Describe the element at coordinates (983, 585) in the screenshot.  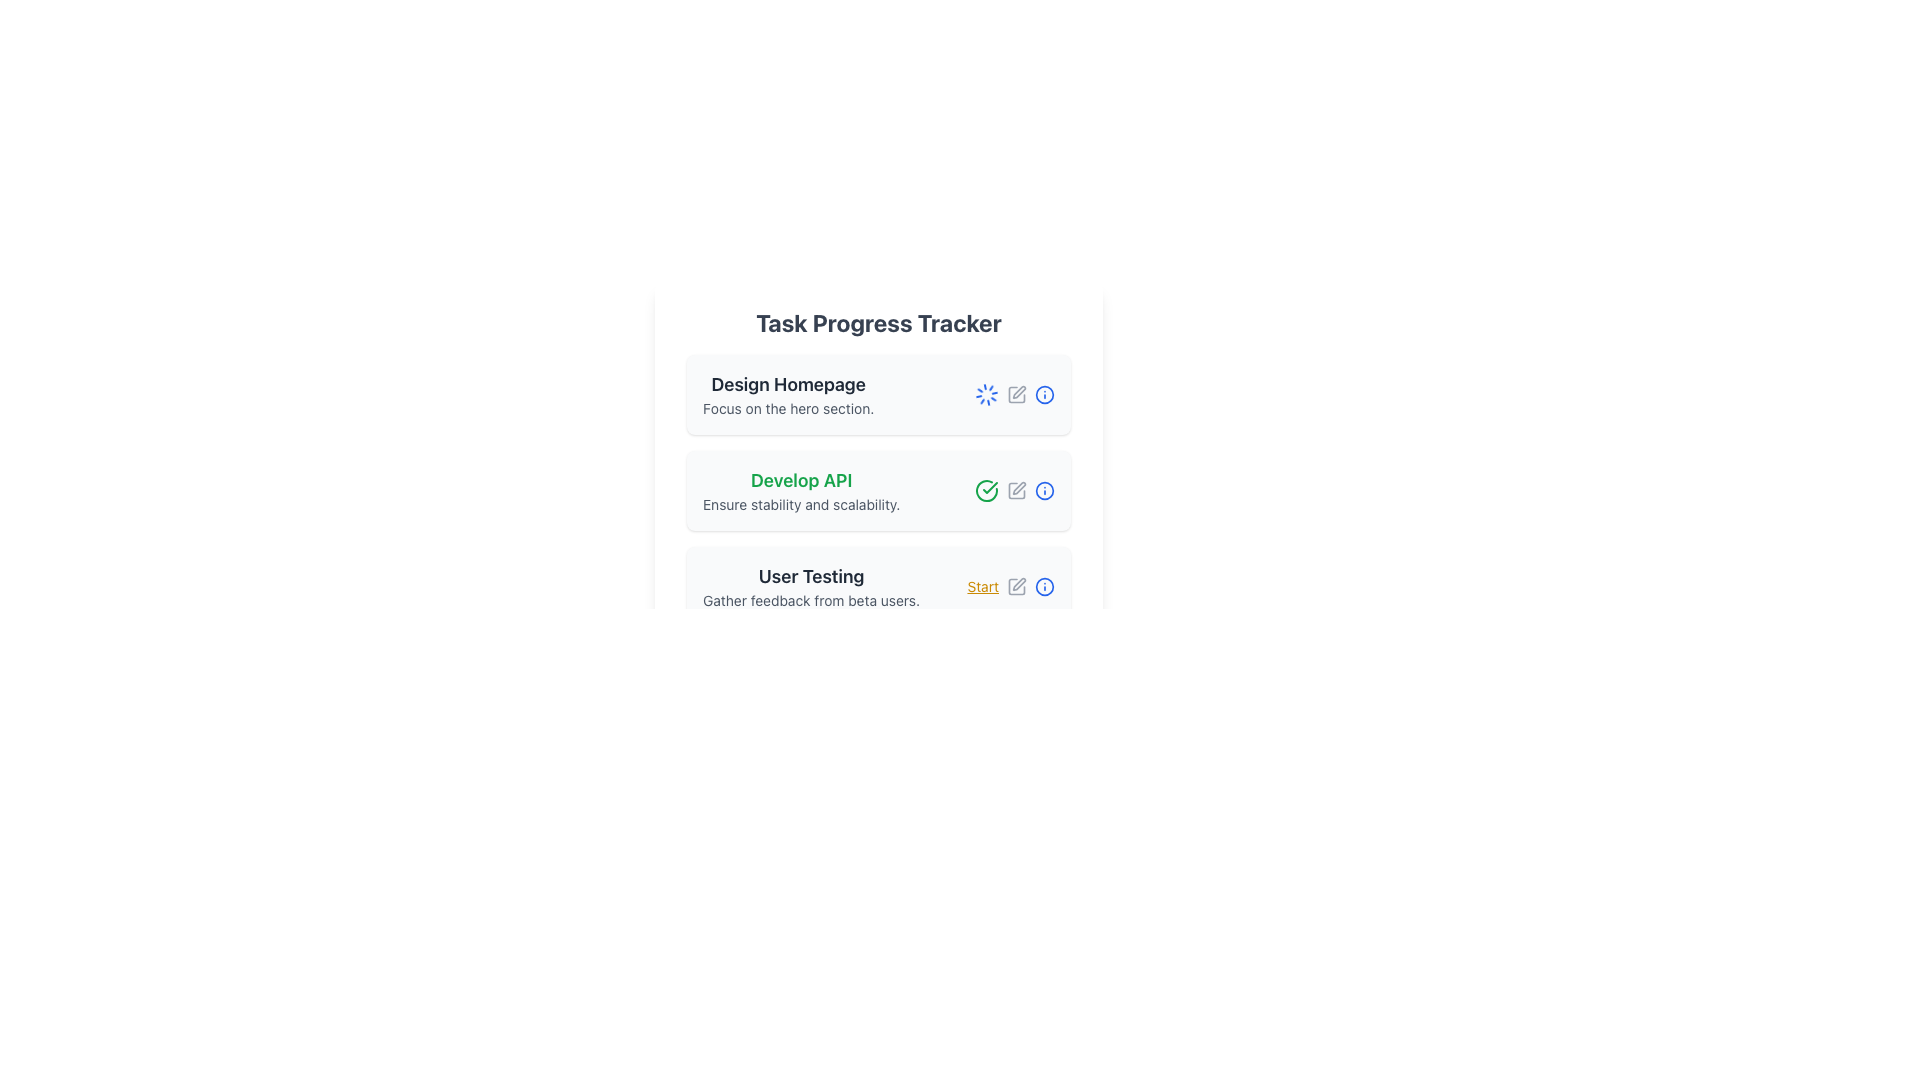
I see `the hyperlink located in the 'User Testing' section of the 'Task Progress Tracker' interface, positioned to the right side adjacent to other interactive icons` at that location.